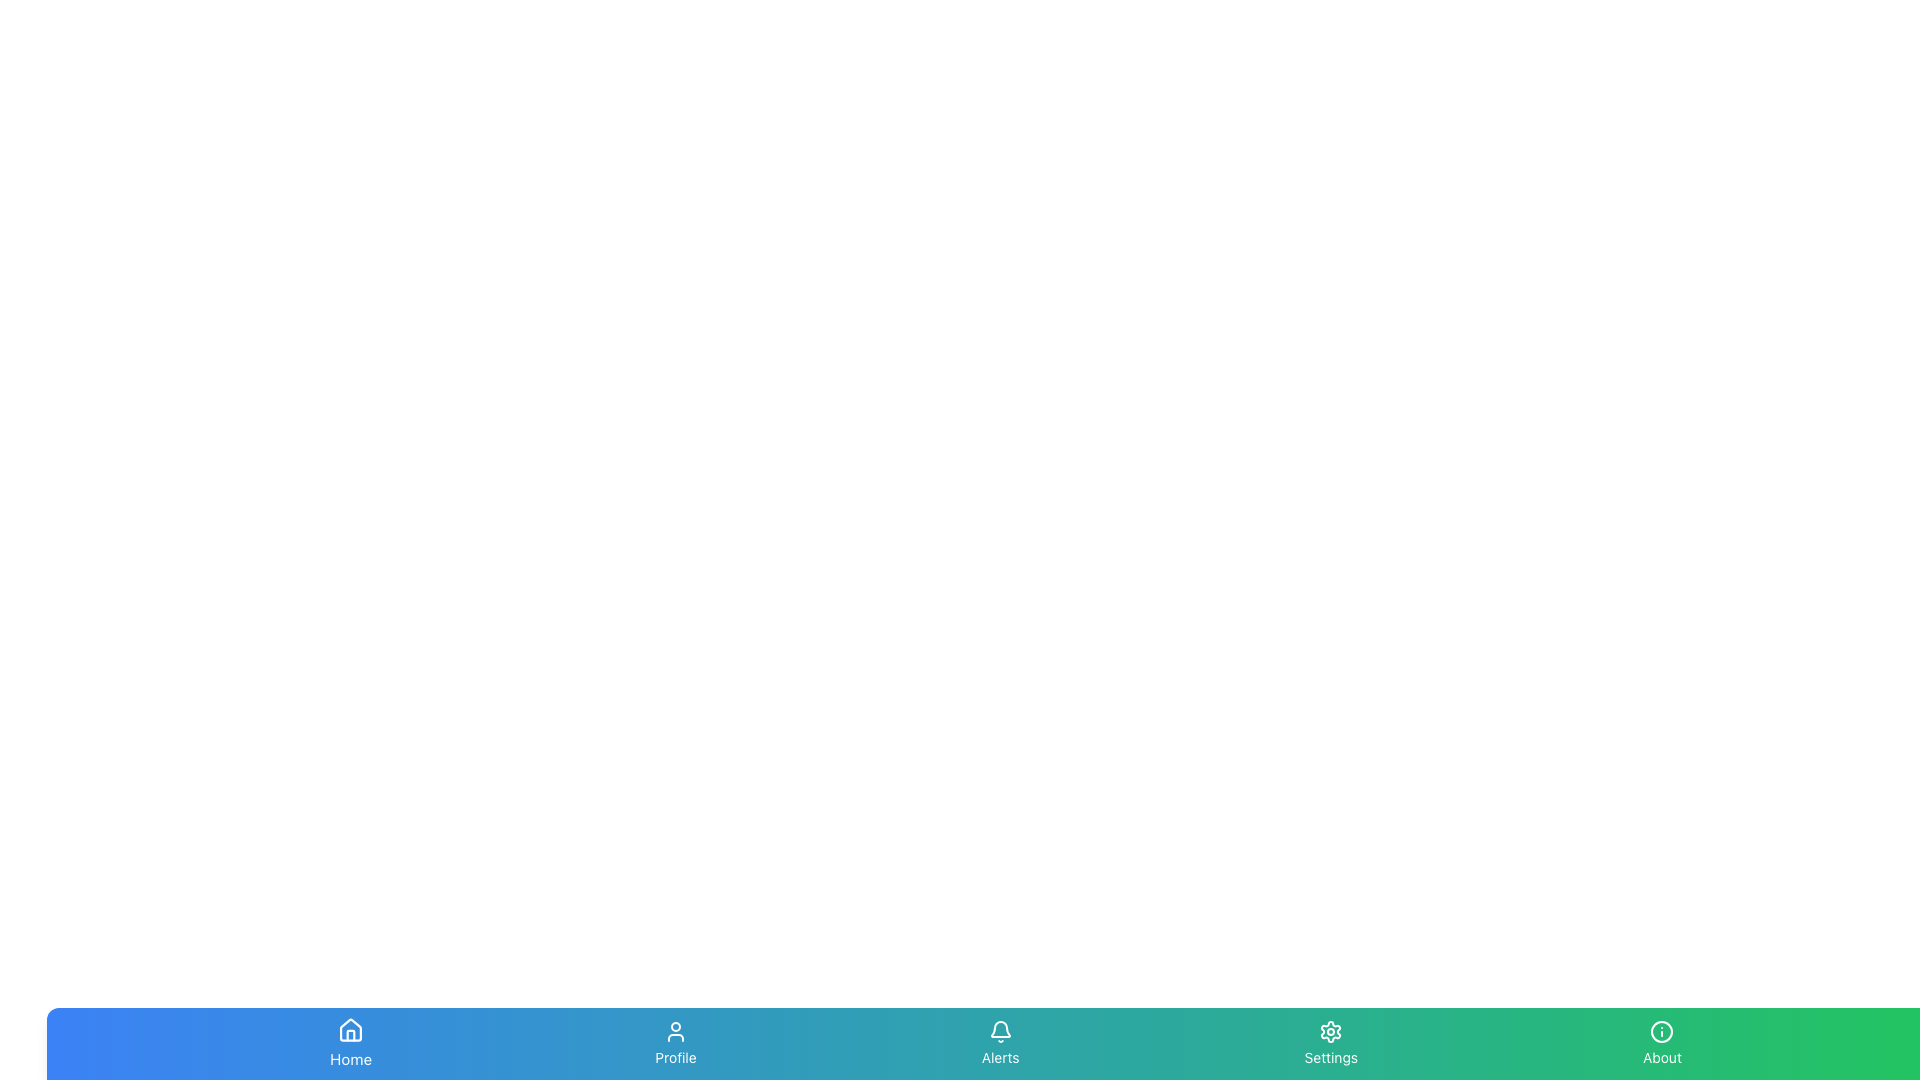 The width and height of the screenshot is (1920, 1080). What do you see at coordinates (1662, 1043) in the screenshot?
I see `the 'About' button located in the bottom navigation bar, which has a green background and an information symbol icon` at bounding box center [1662, 1043].